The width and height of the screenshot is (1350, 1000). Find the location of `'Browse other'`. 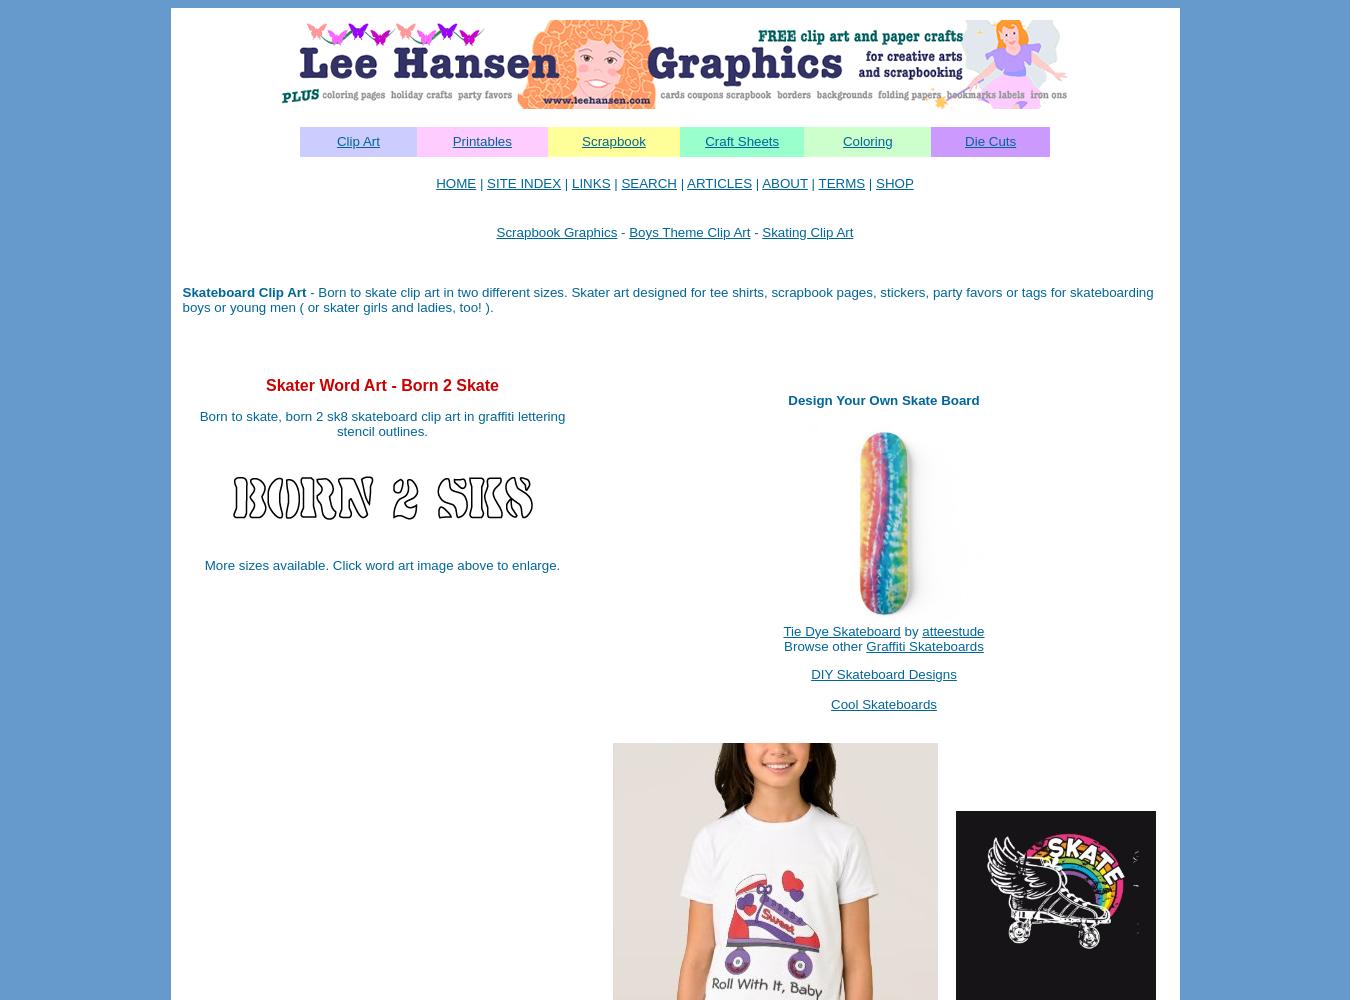

'Browse other' is located at coordinates (824, 645).